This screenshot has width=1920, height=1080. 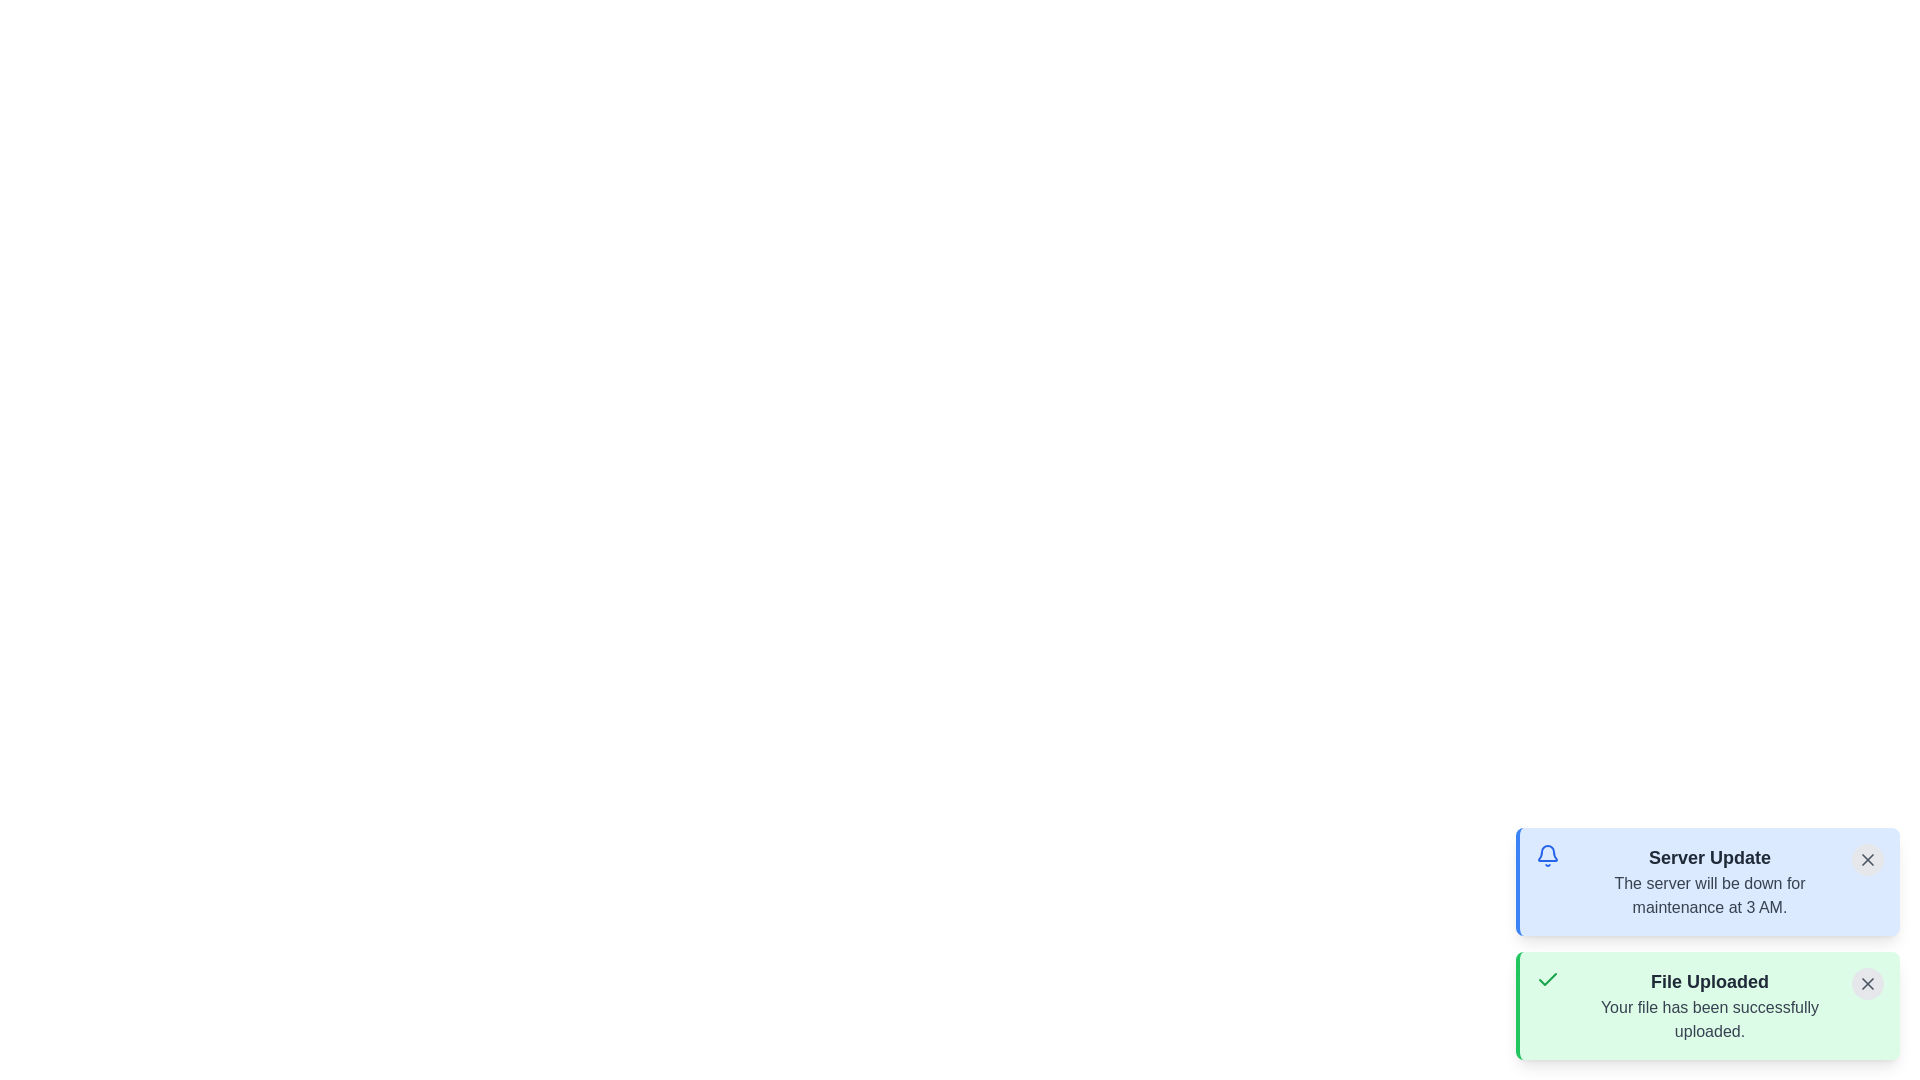 What do you see at coordinates (1866, 982) in the screenshot?
I see `the button located at the far right of the 'File Uploaded' notification card` at bounding box center [1866, 982].